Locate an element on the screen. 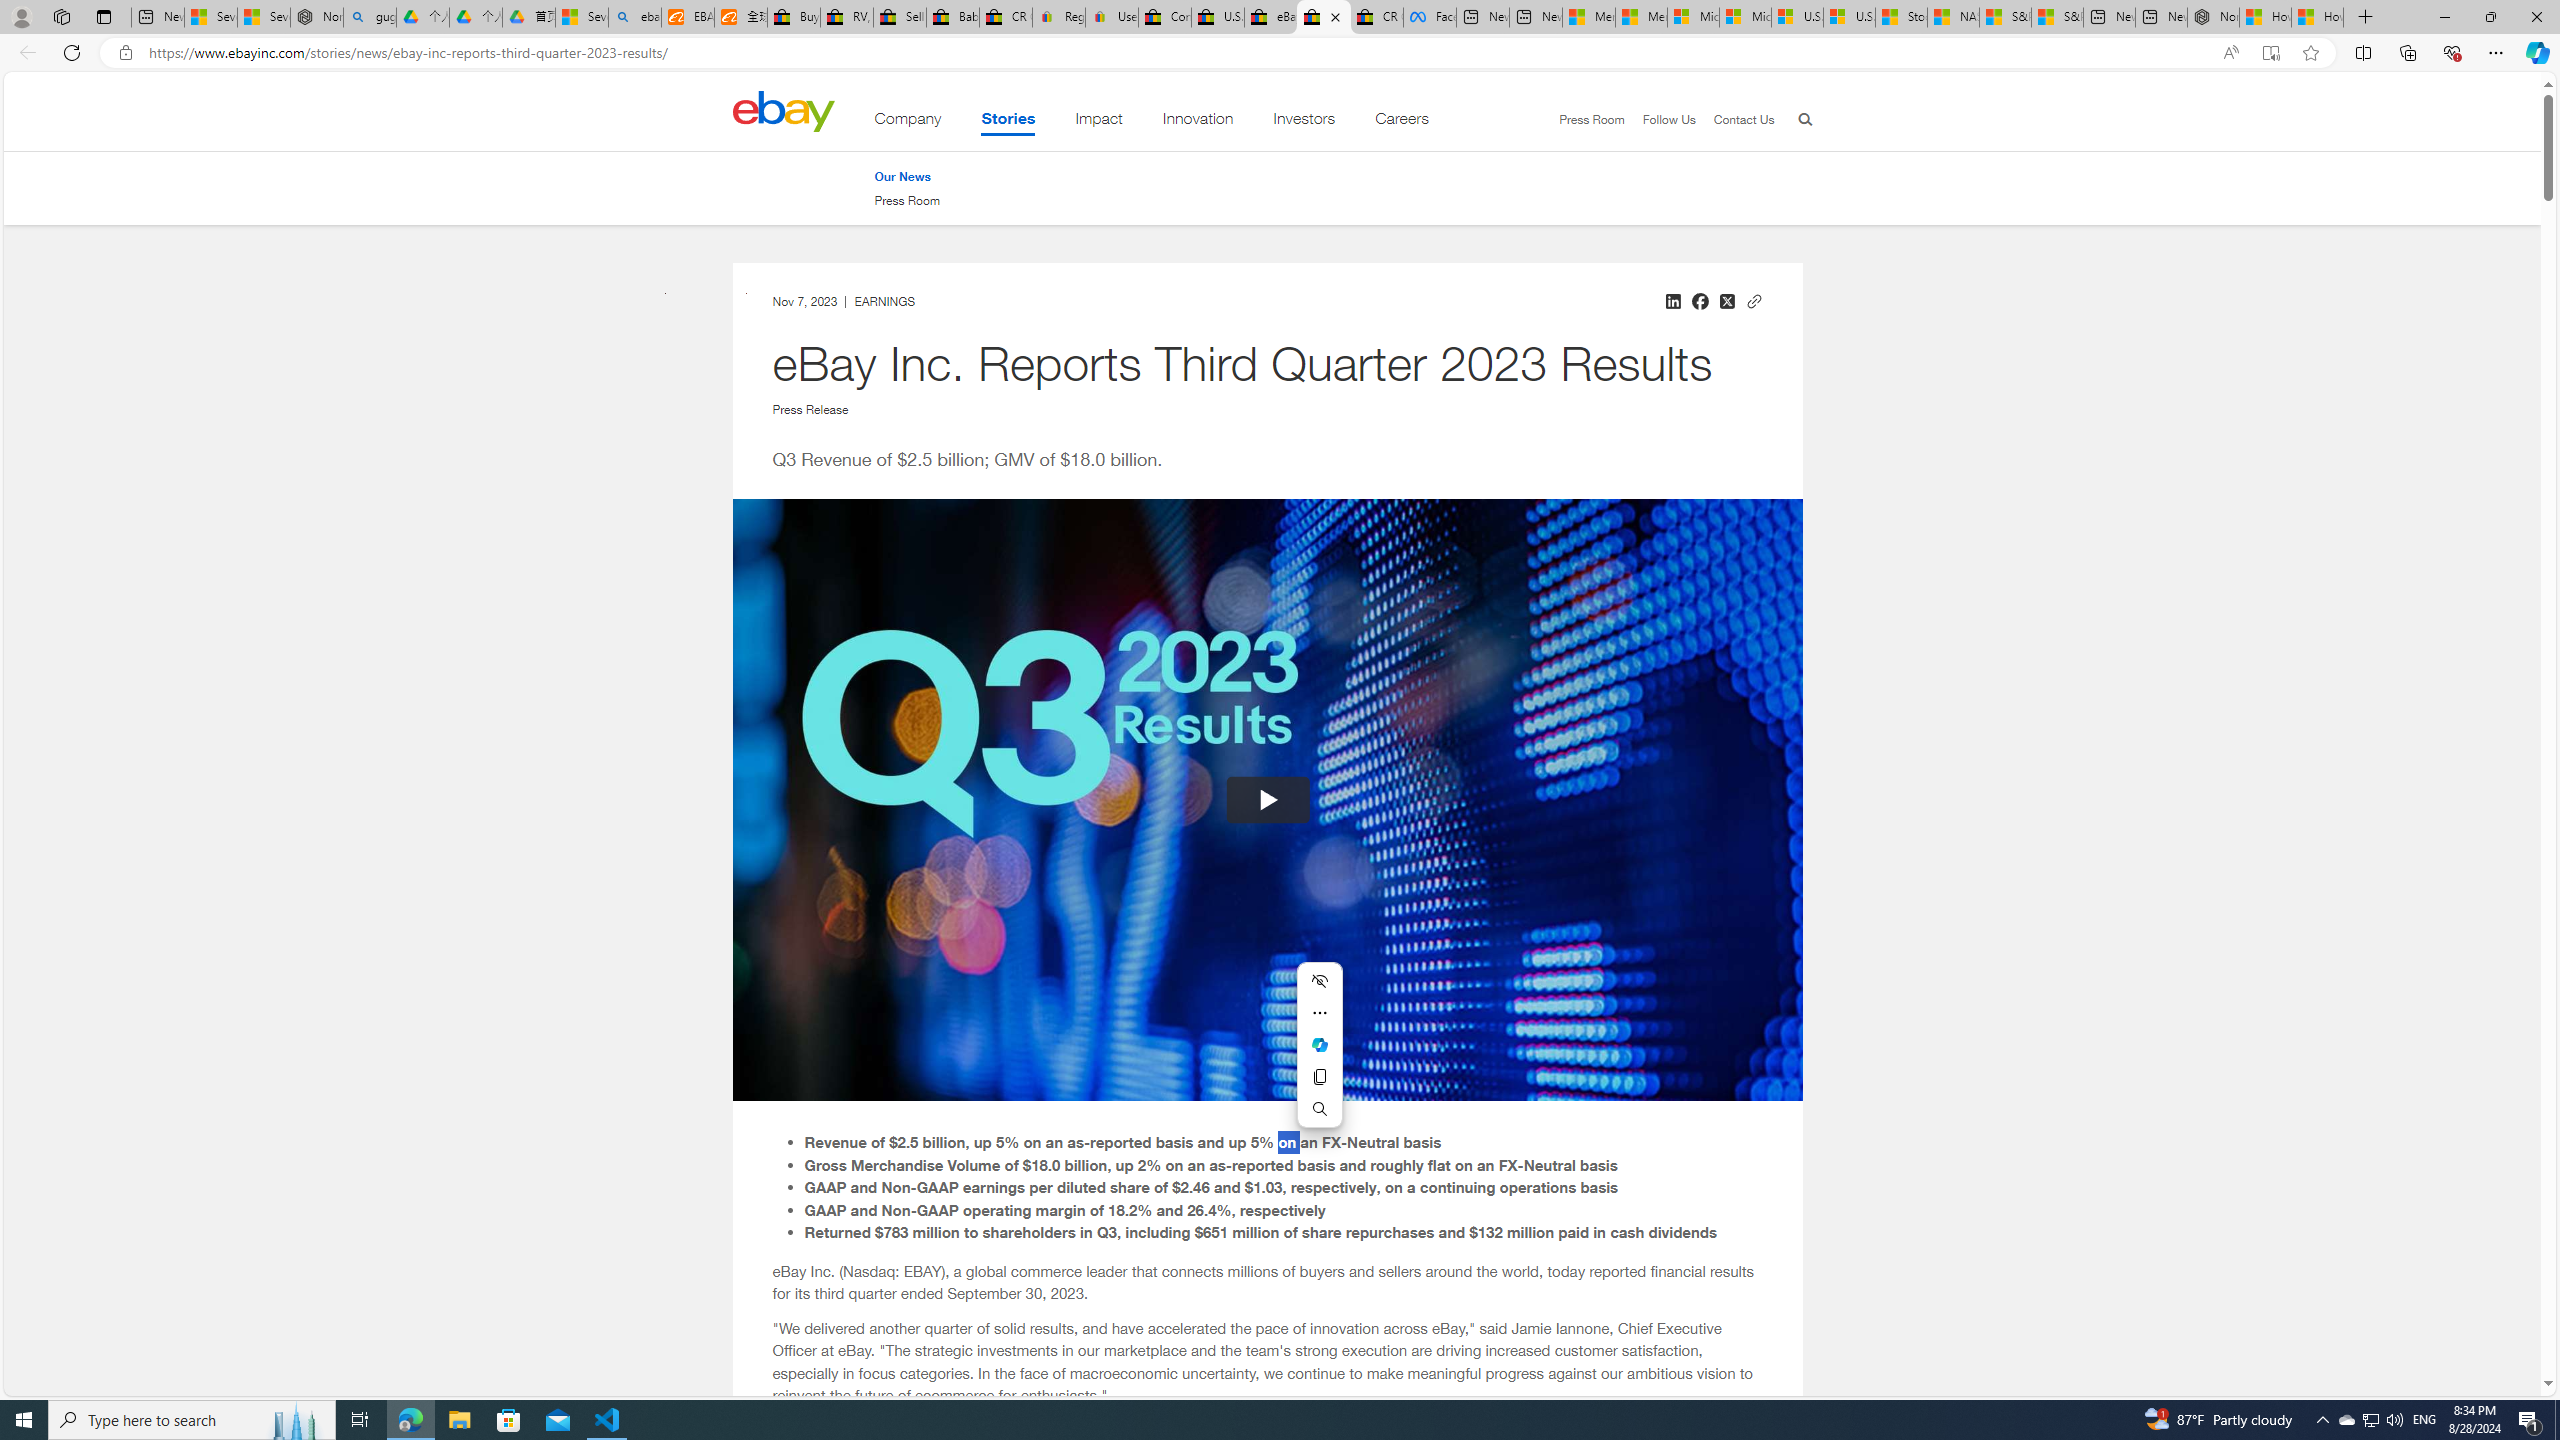 The height and width of the screenshot is (1440, 2560). 'Mini menu on text selection' is located at coordinates (1320, 1056).